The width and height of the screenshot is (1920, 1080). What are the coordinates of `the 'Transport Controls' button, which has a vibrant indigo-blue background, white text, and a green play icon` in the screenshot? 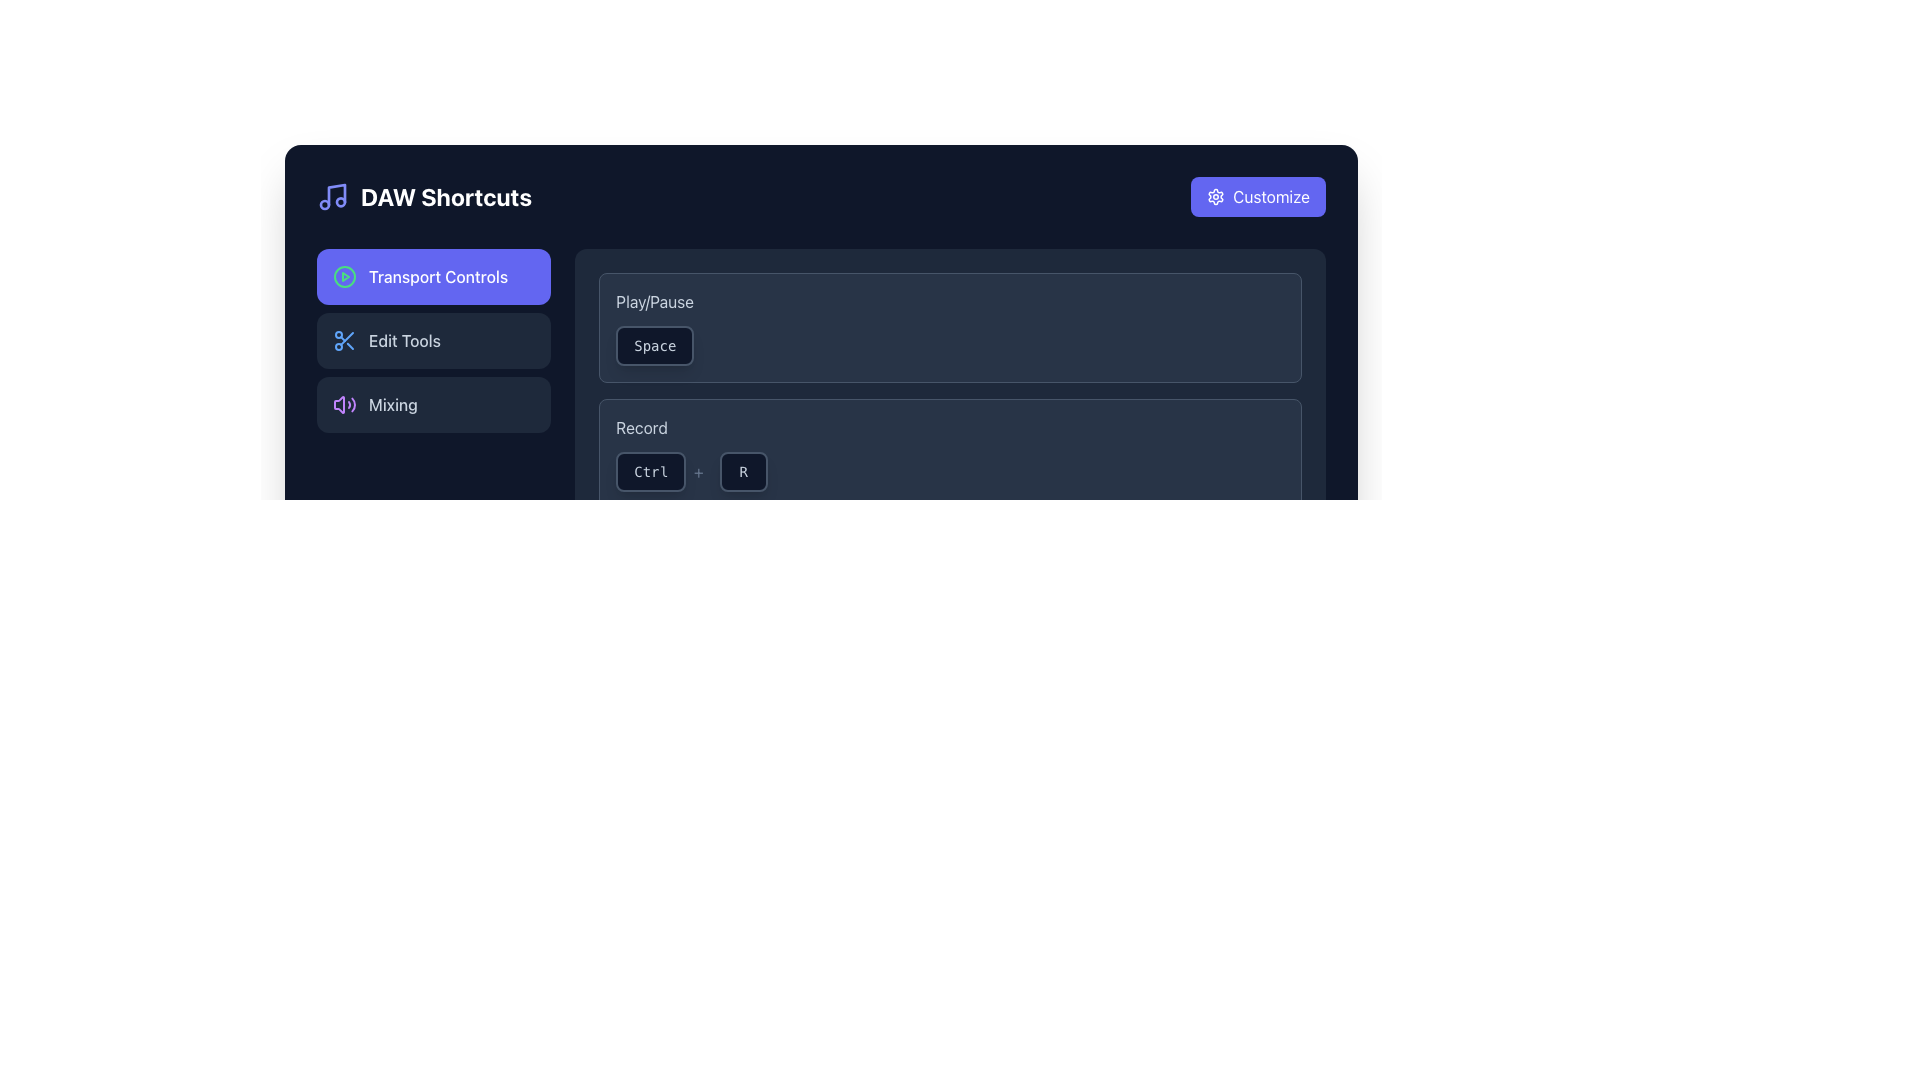 It's located at (433, 277).